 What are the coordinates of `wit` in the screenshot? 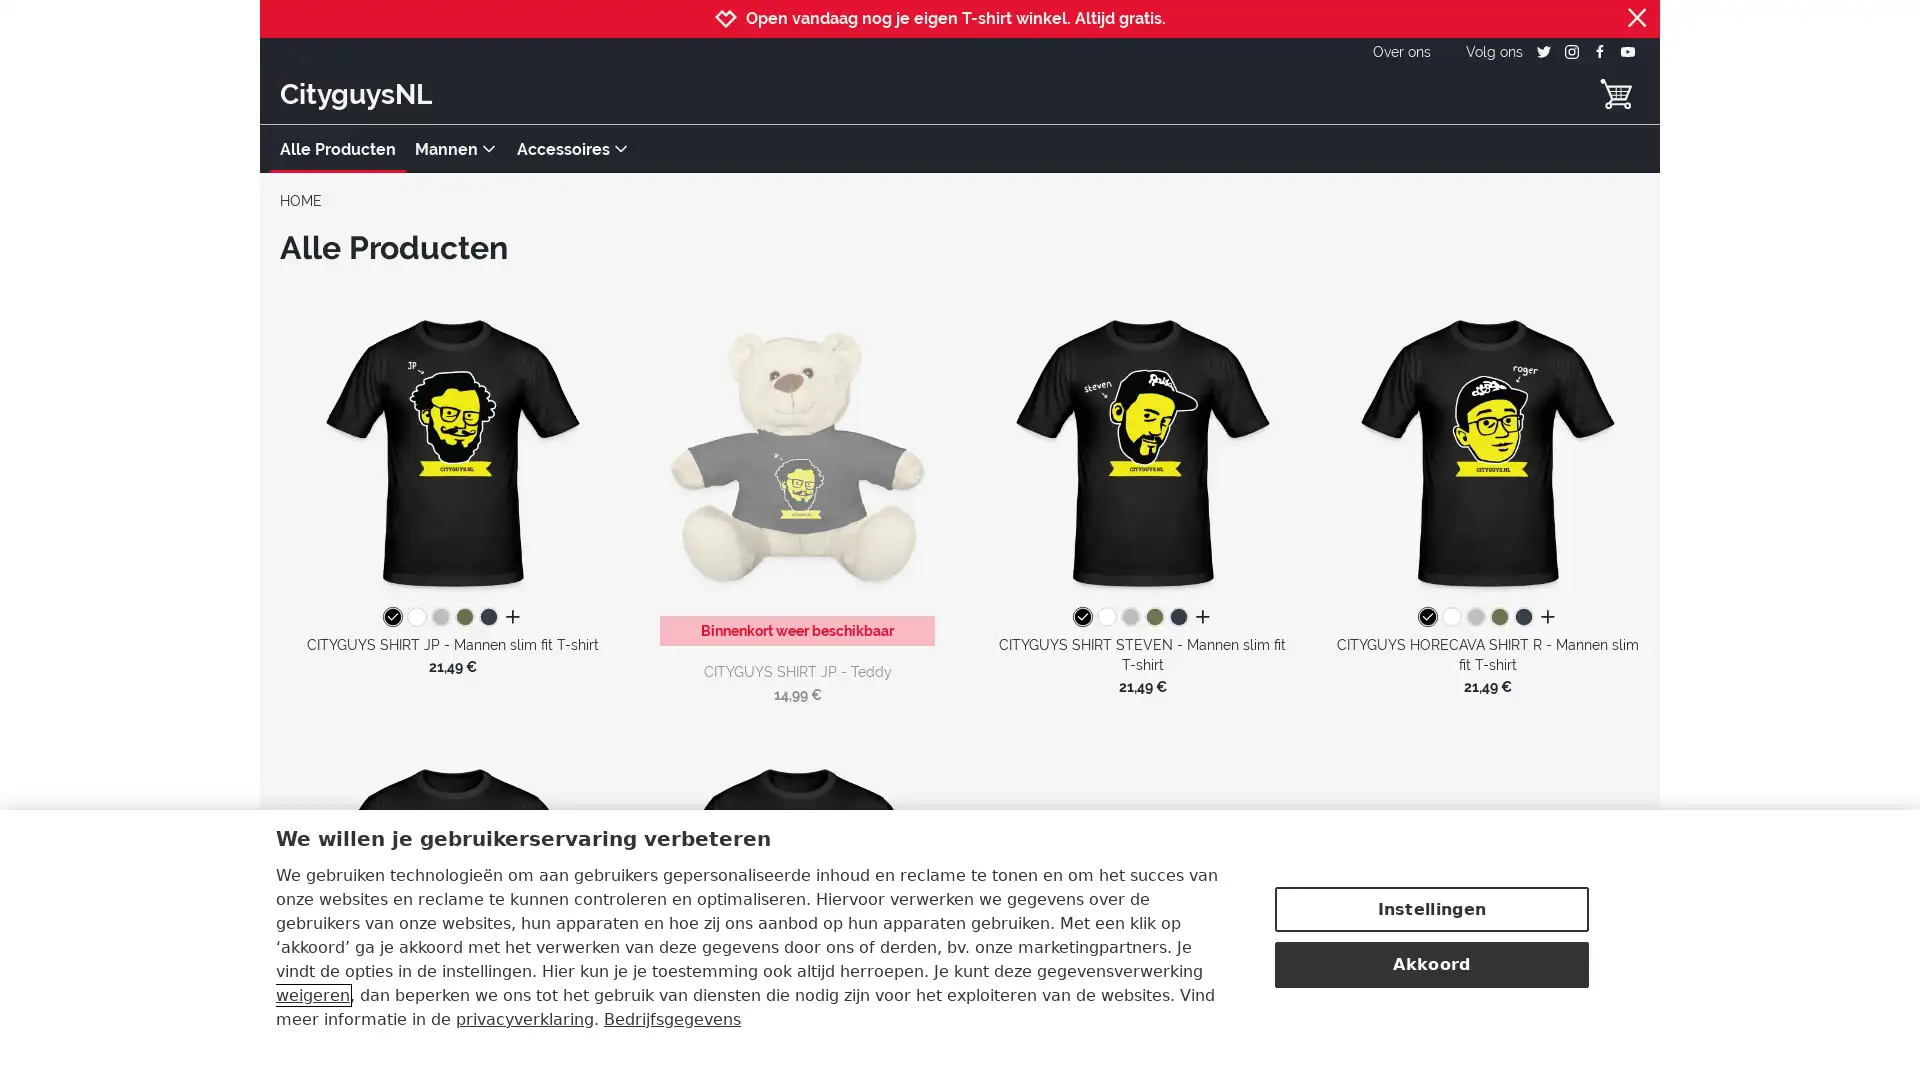 It's located at (1450, 617).